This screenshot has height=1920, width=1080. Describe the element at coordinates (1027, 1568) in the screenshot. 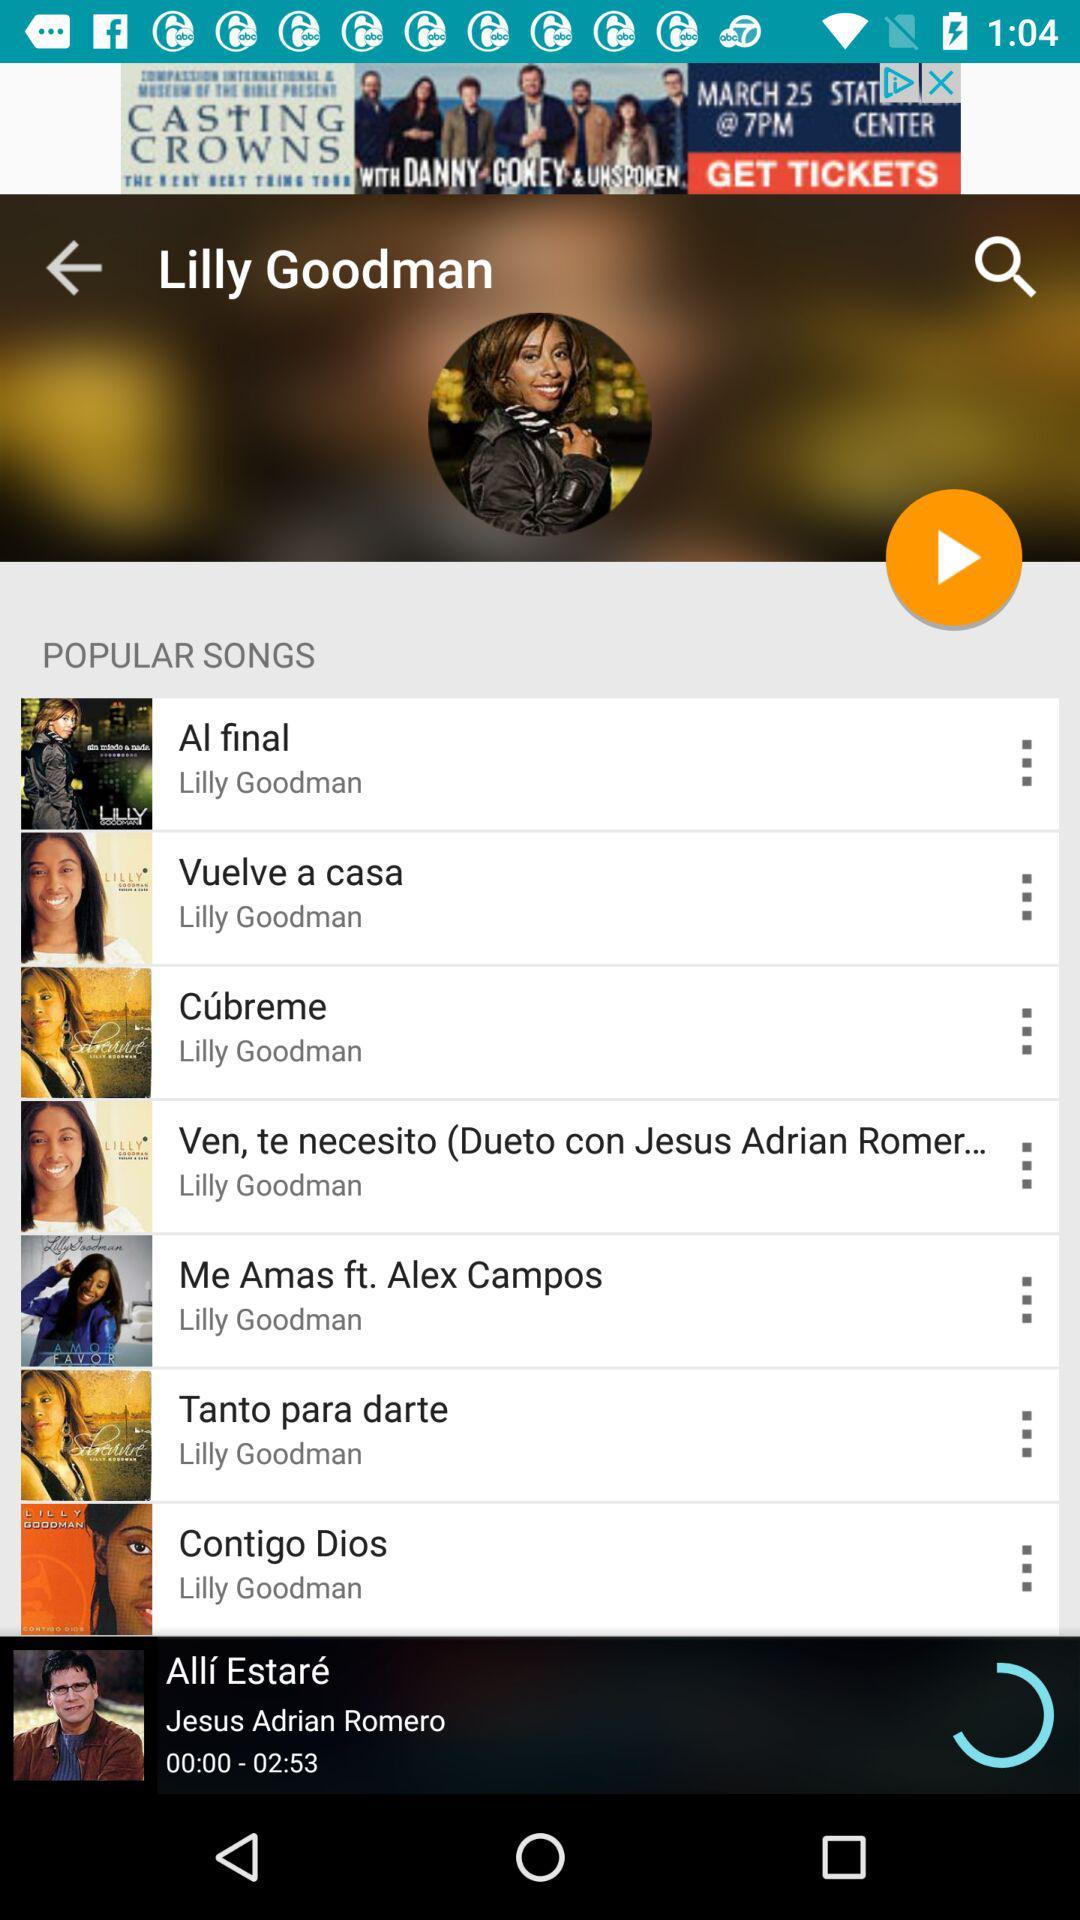

I see `the more icon` at that location.